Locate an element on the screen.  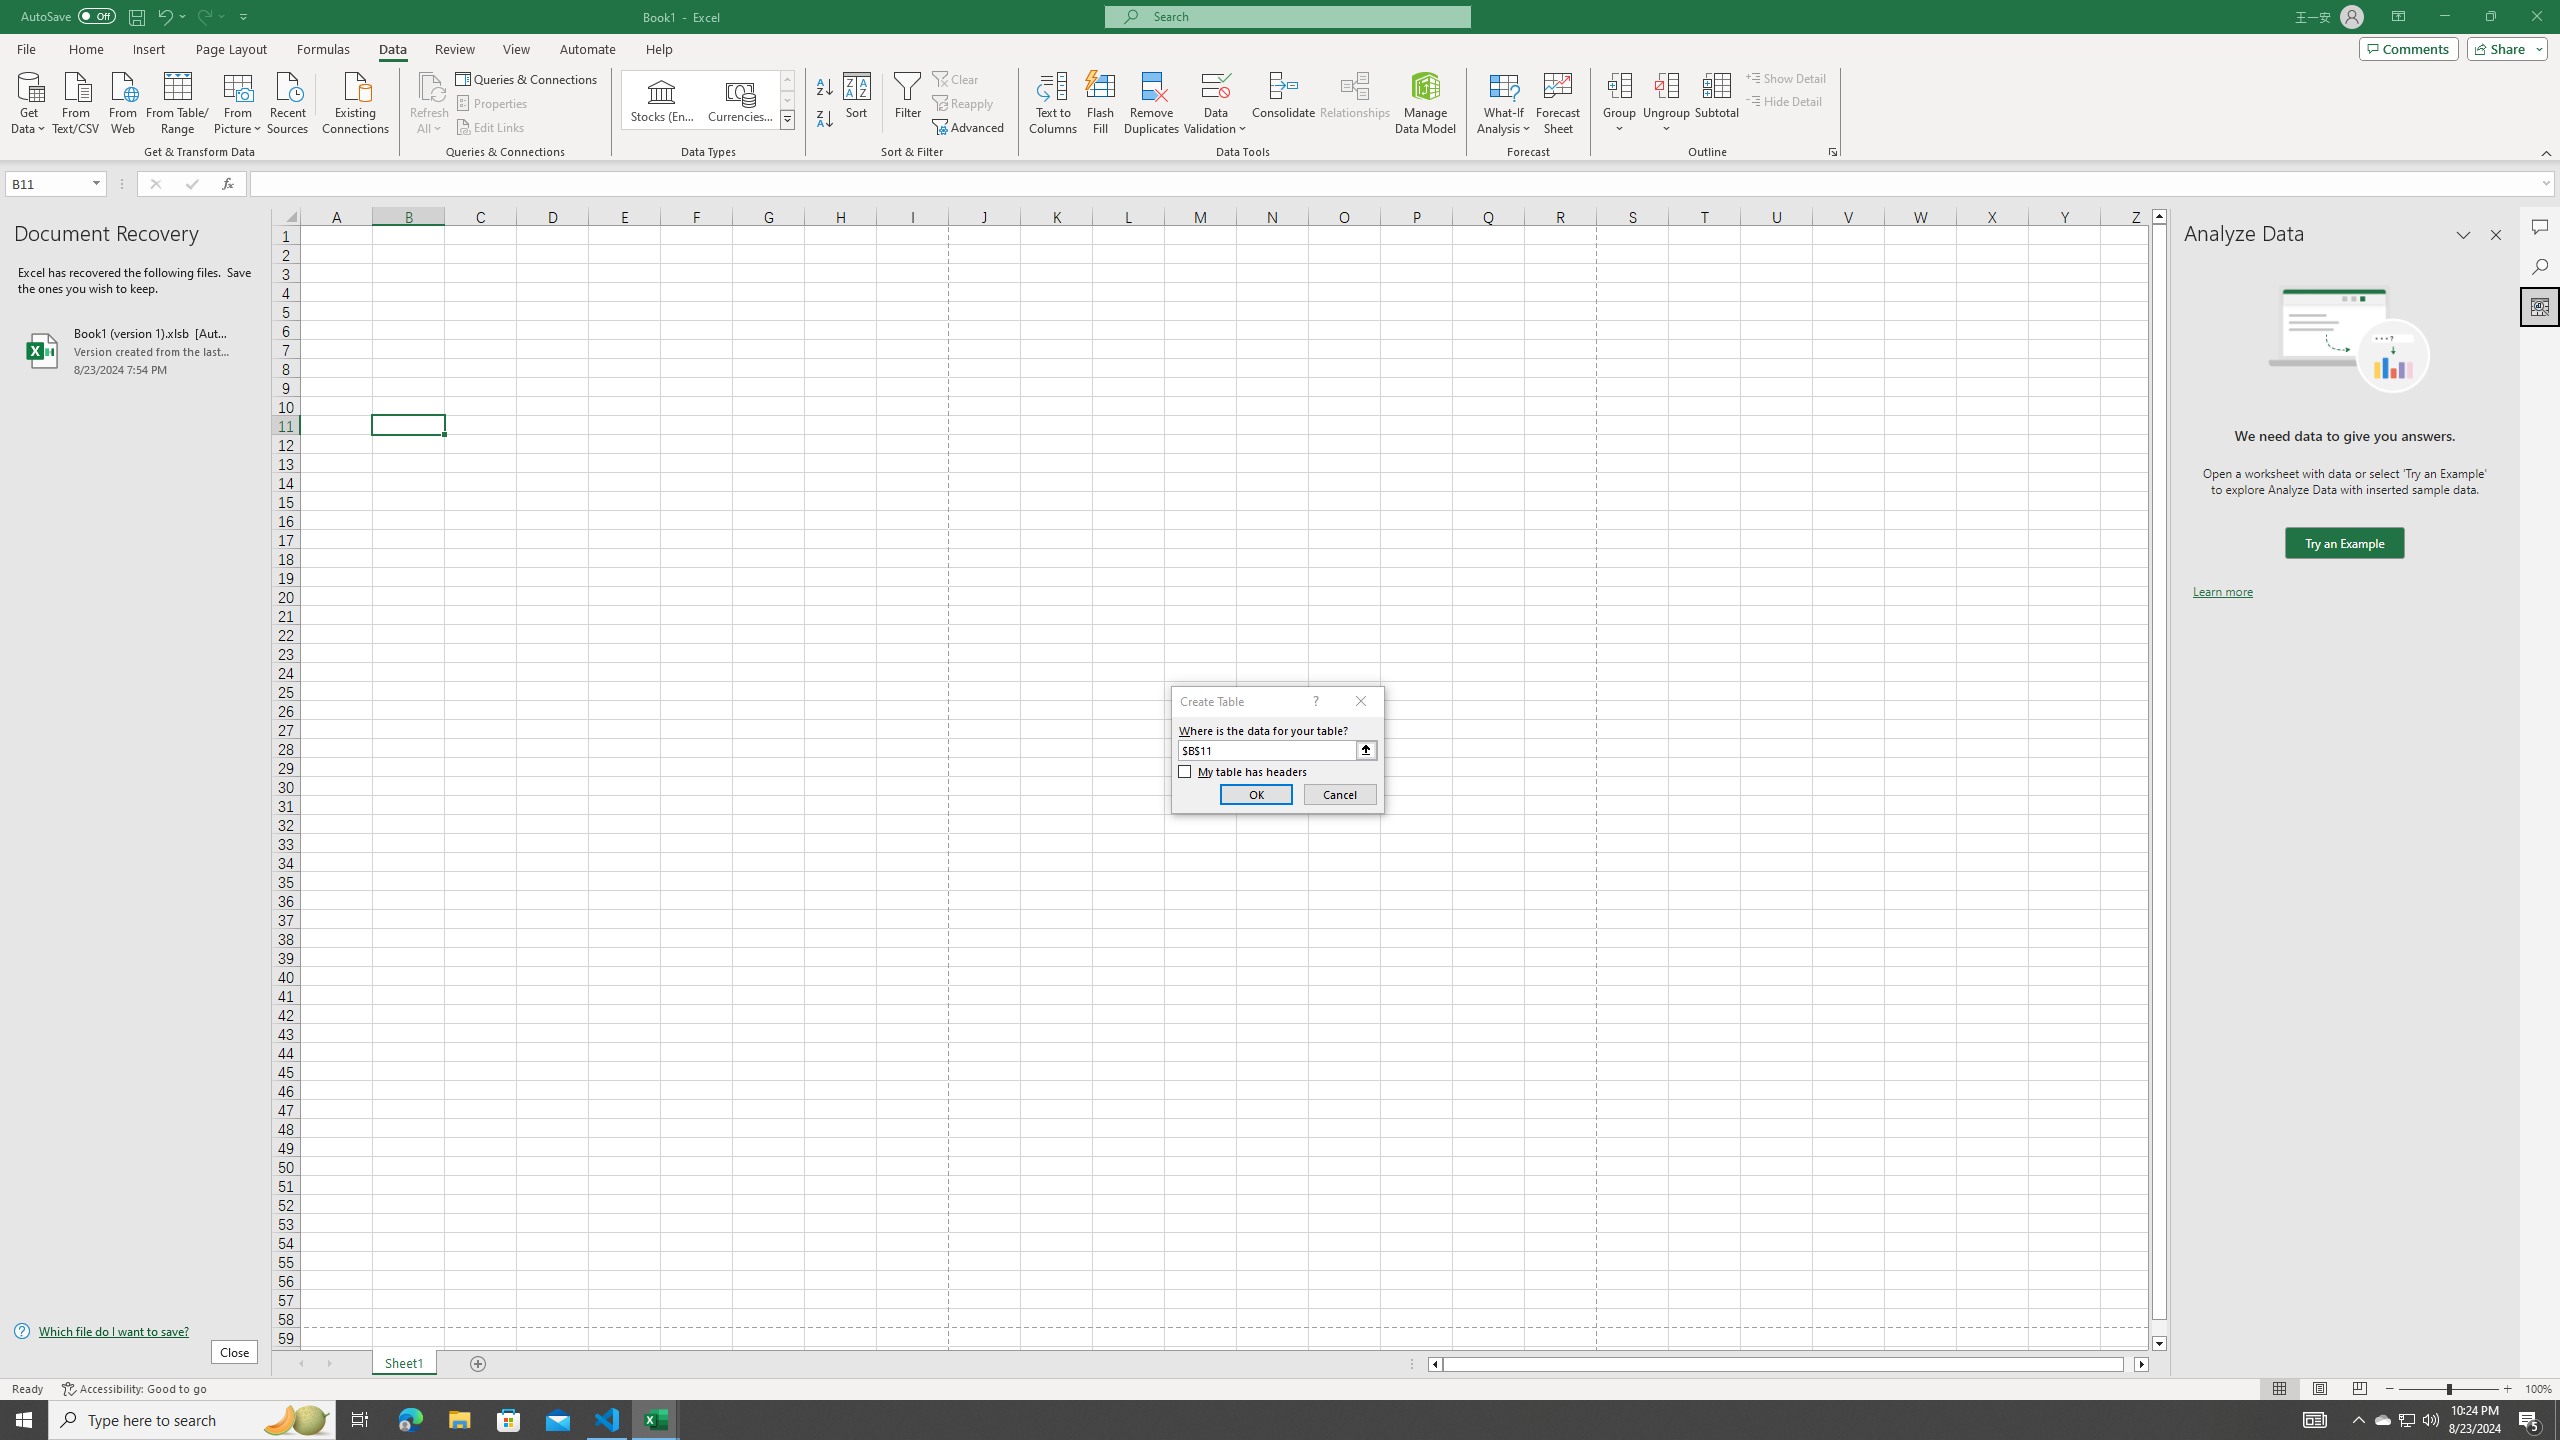
'Group...' is located at coordinates (1619, 84).